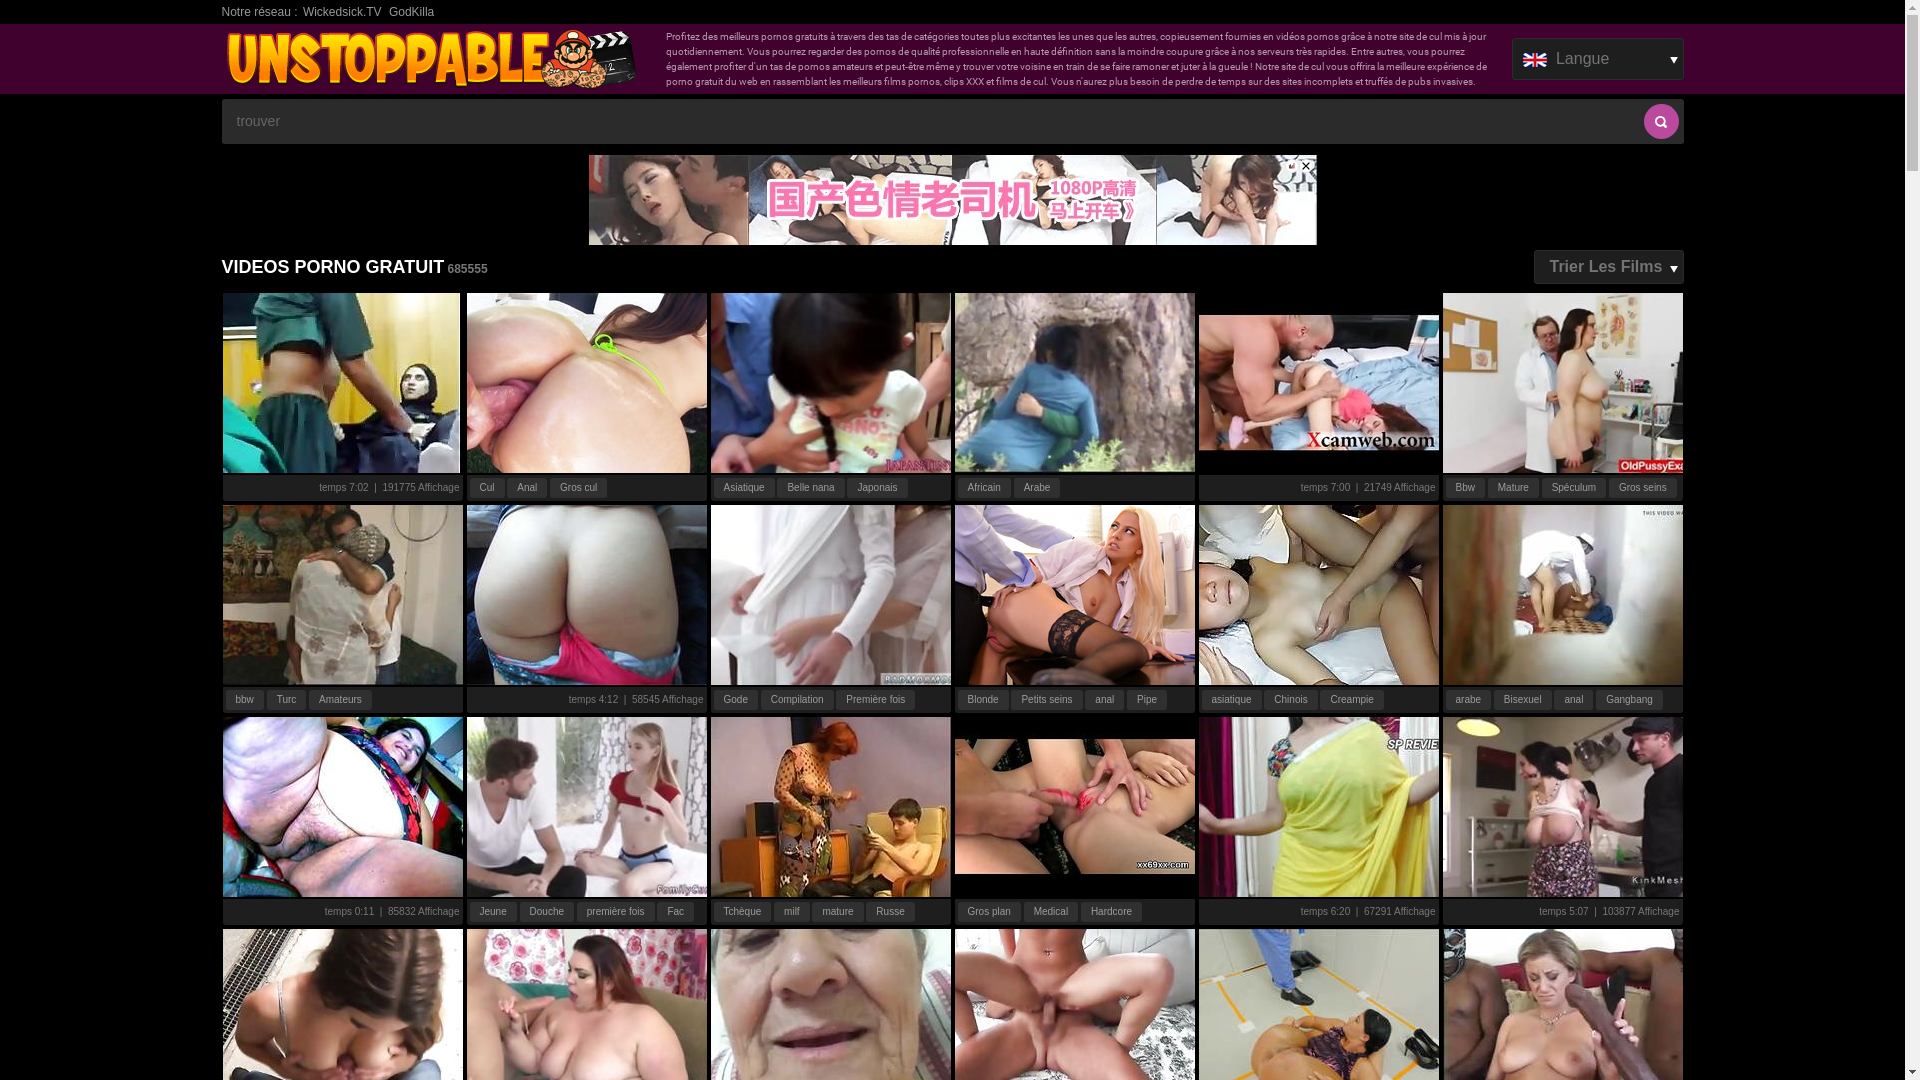 This screenshot has height=1080, width=1920. Describe the element at coordinates (734, 698) in the screenshot. I see `'Gode'` at that location.